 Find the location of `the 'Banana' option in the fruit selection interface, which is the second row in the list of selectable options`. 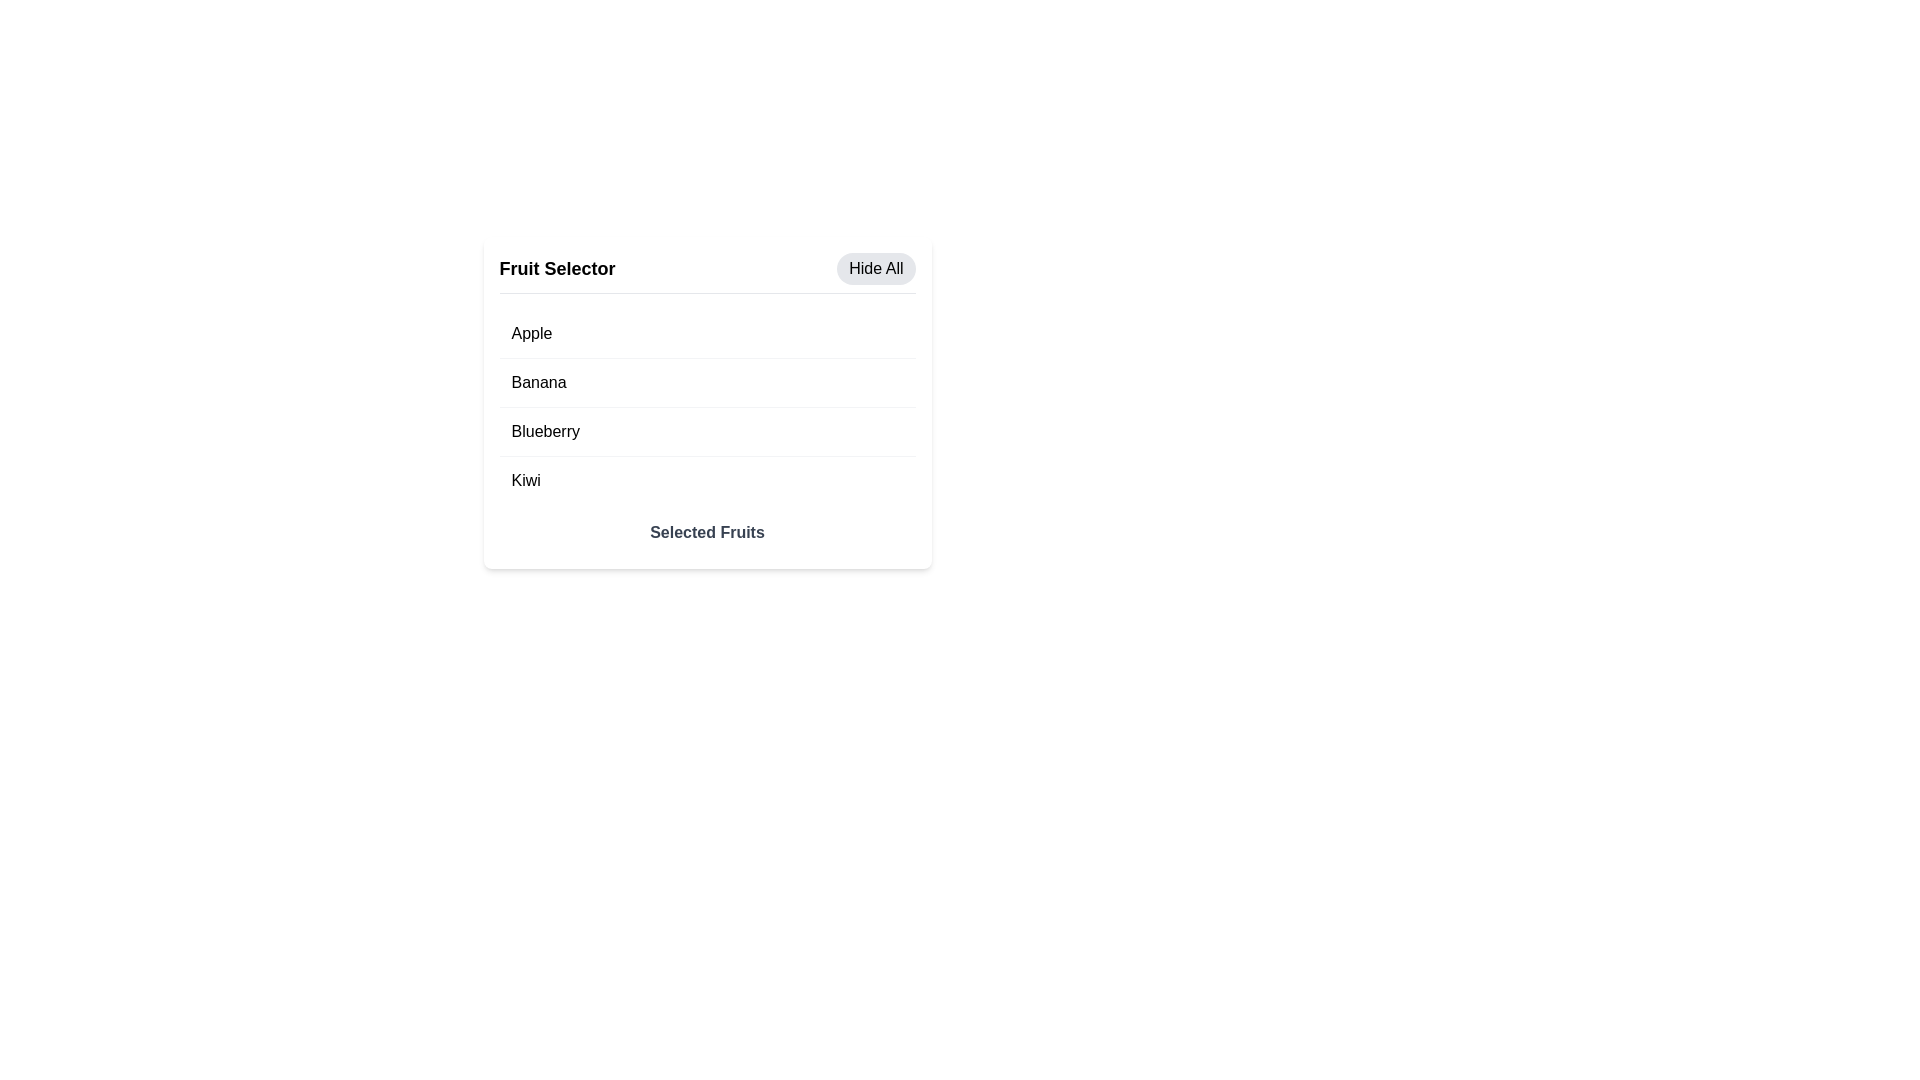

the 'Banana' option in the fruit selection interface, which is the second row in the list of selectable options is located at coordinates (707, 382).